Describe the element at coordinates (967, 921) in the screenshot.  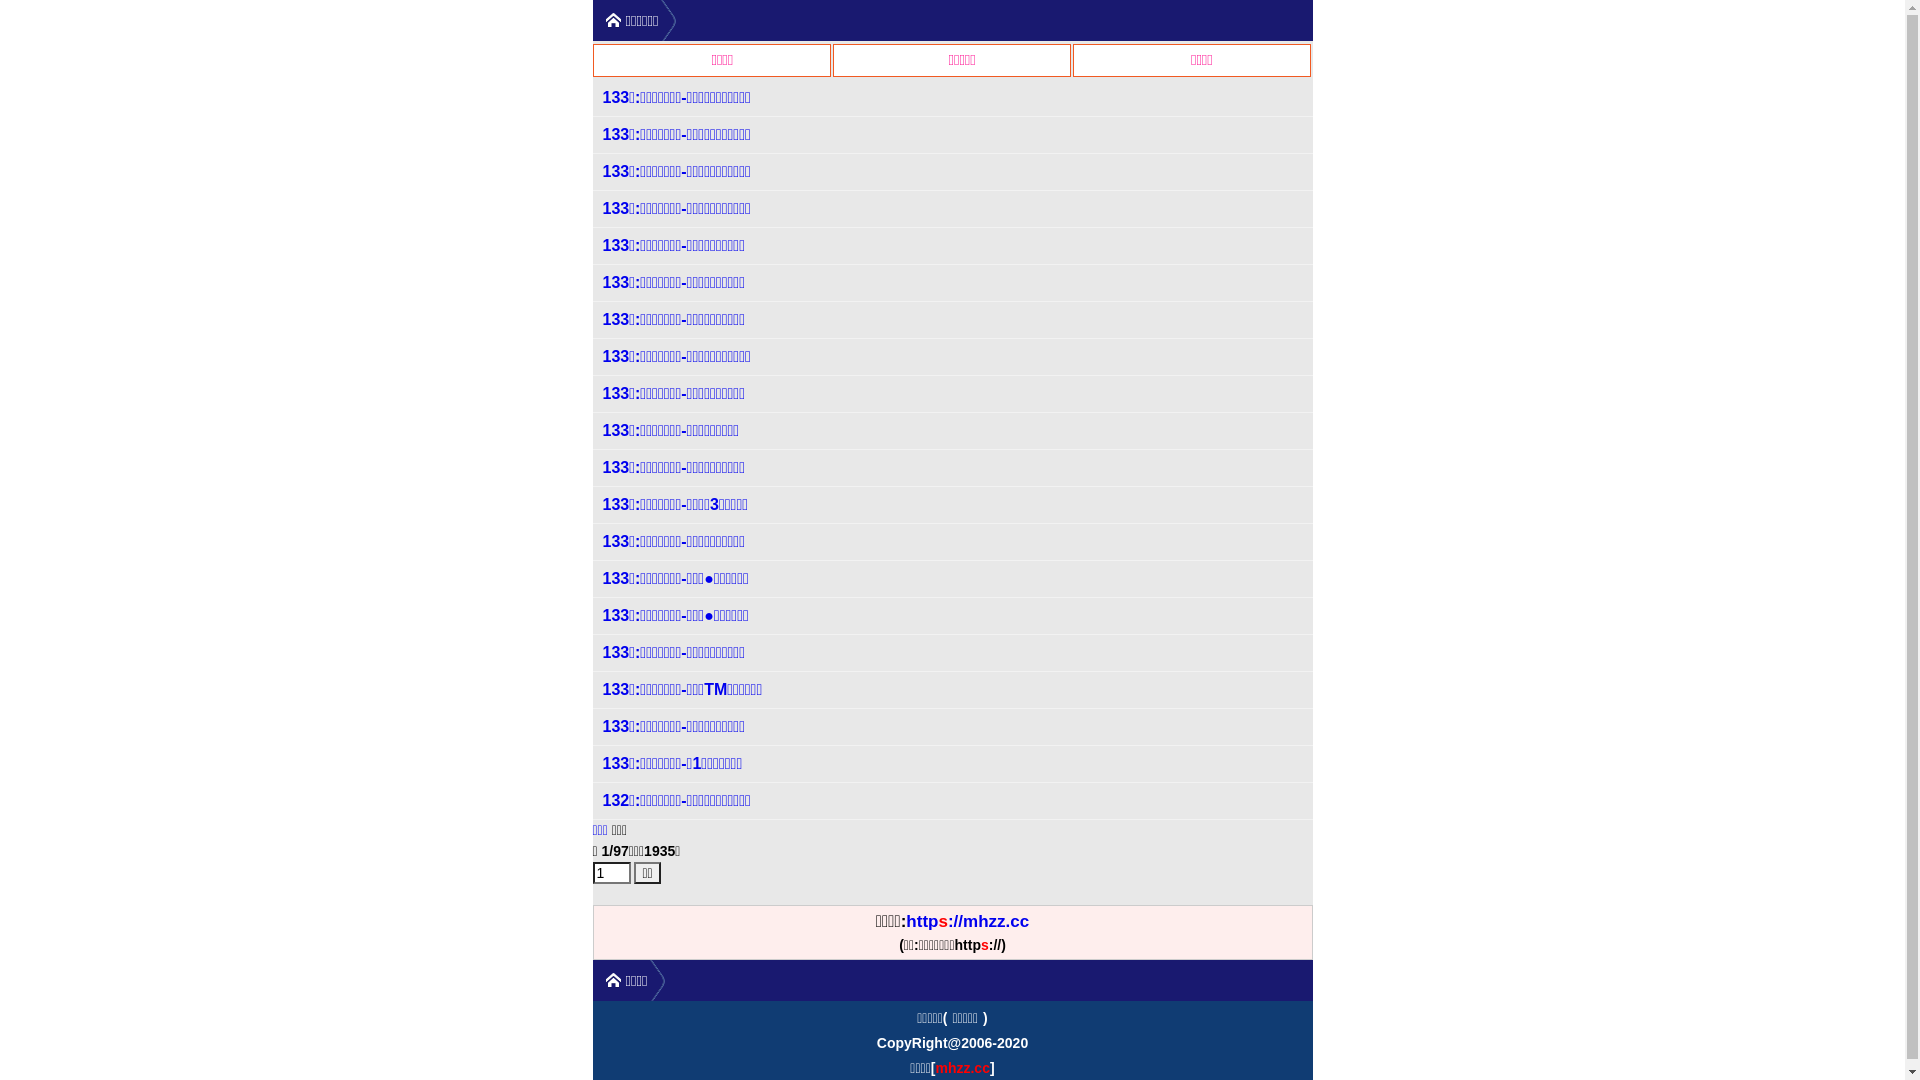
I see `'https://mhzz.cc'` at that location.